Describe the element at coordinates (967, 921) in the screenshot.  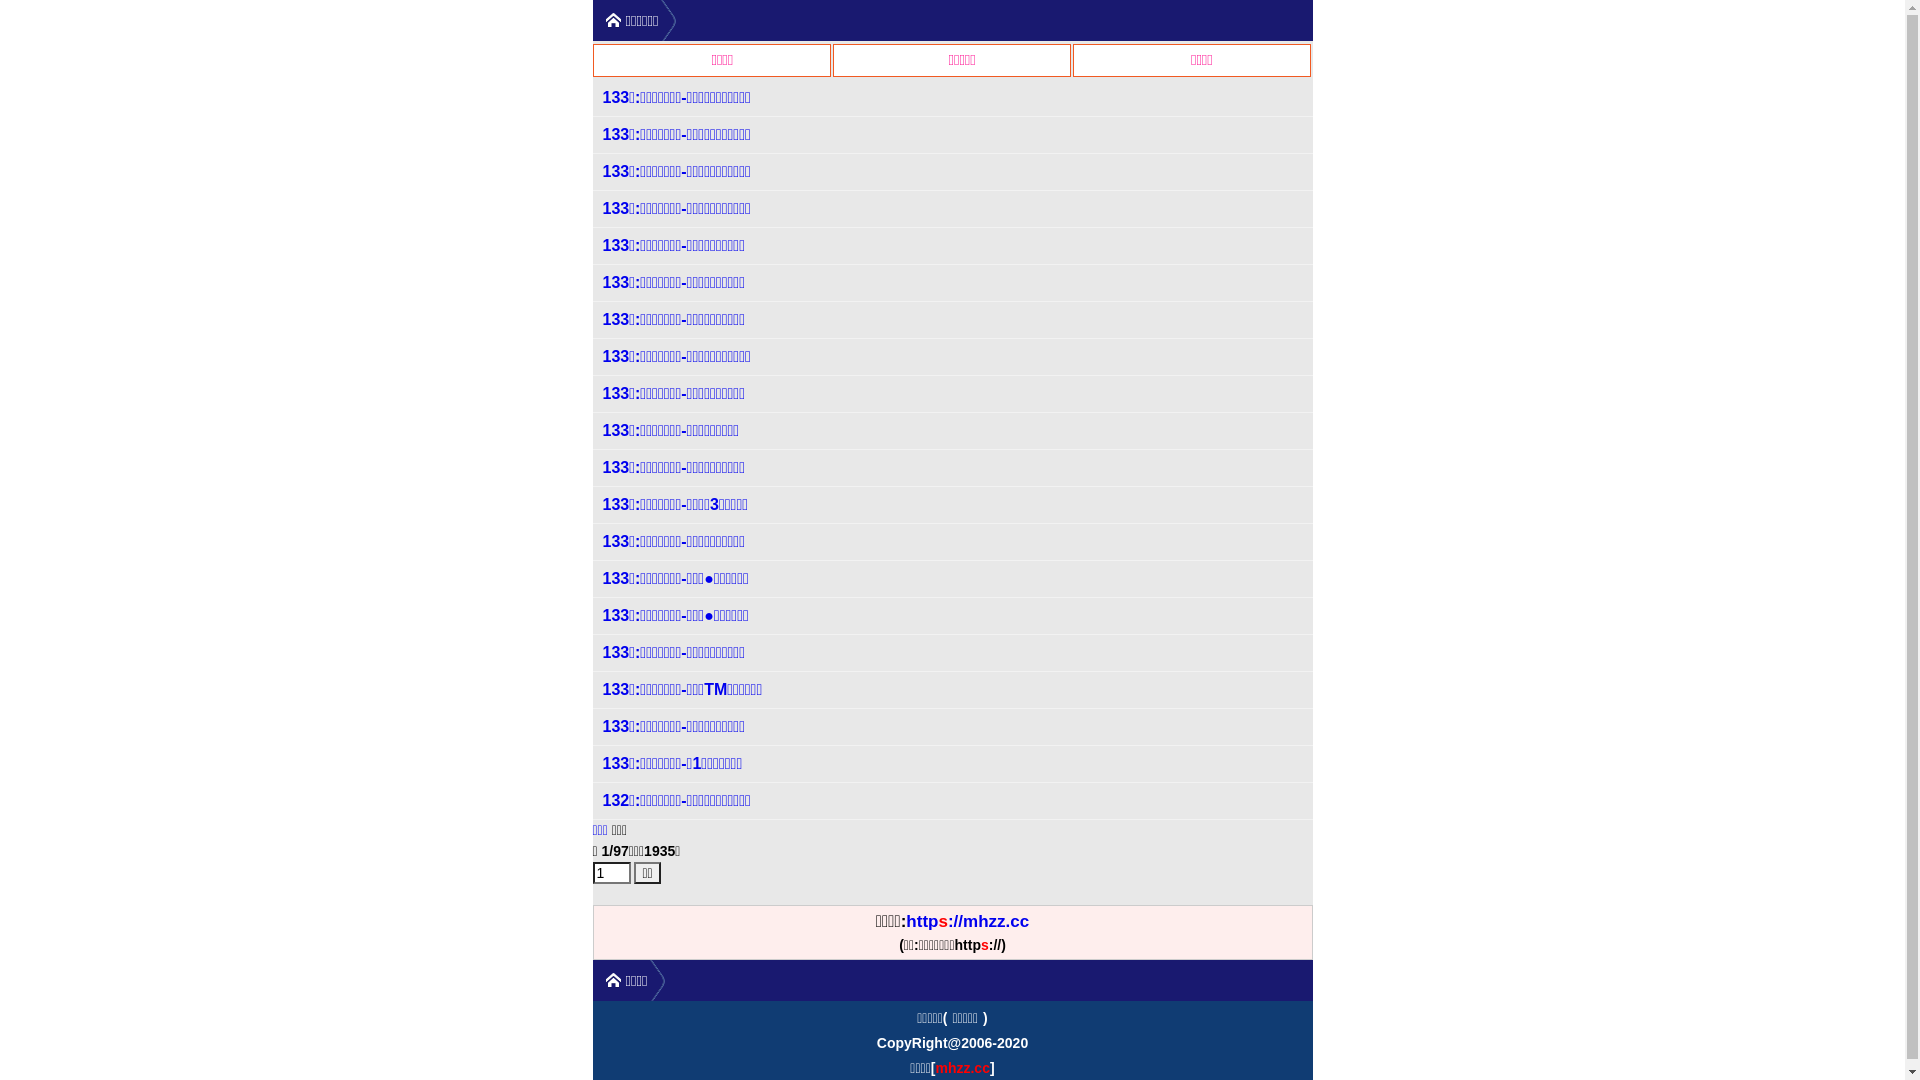
I see `'https://mhzz.cc'` at that location.